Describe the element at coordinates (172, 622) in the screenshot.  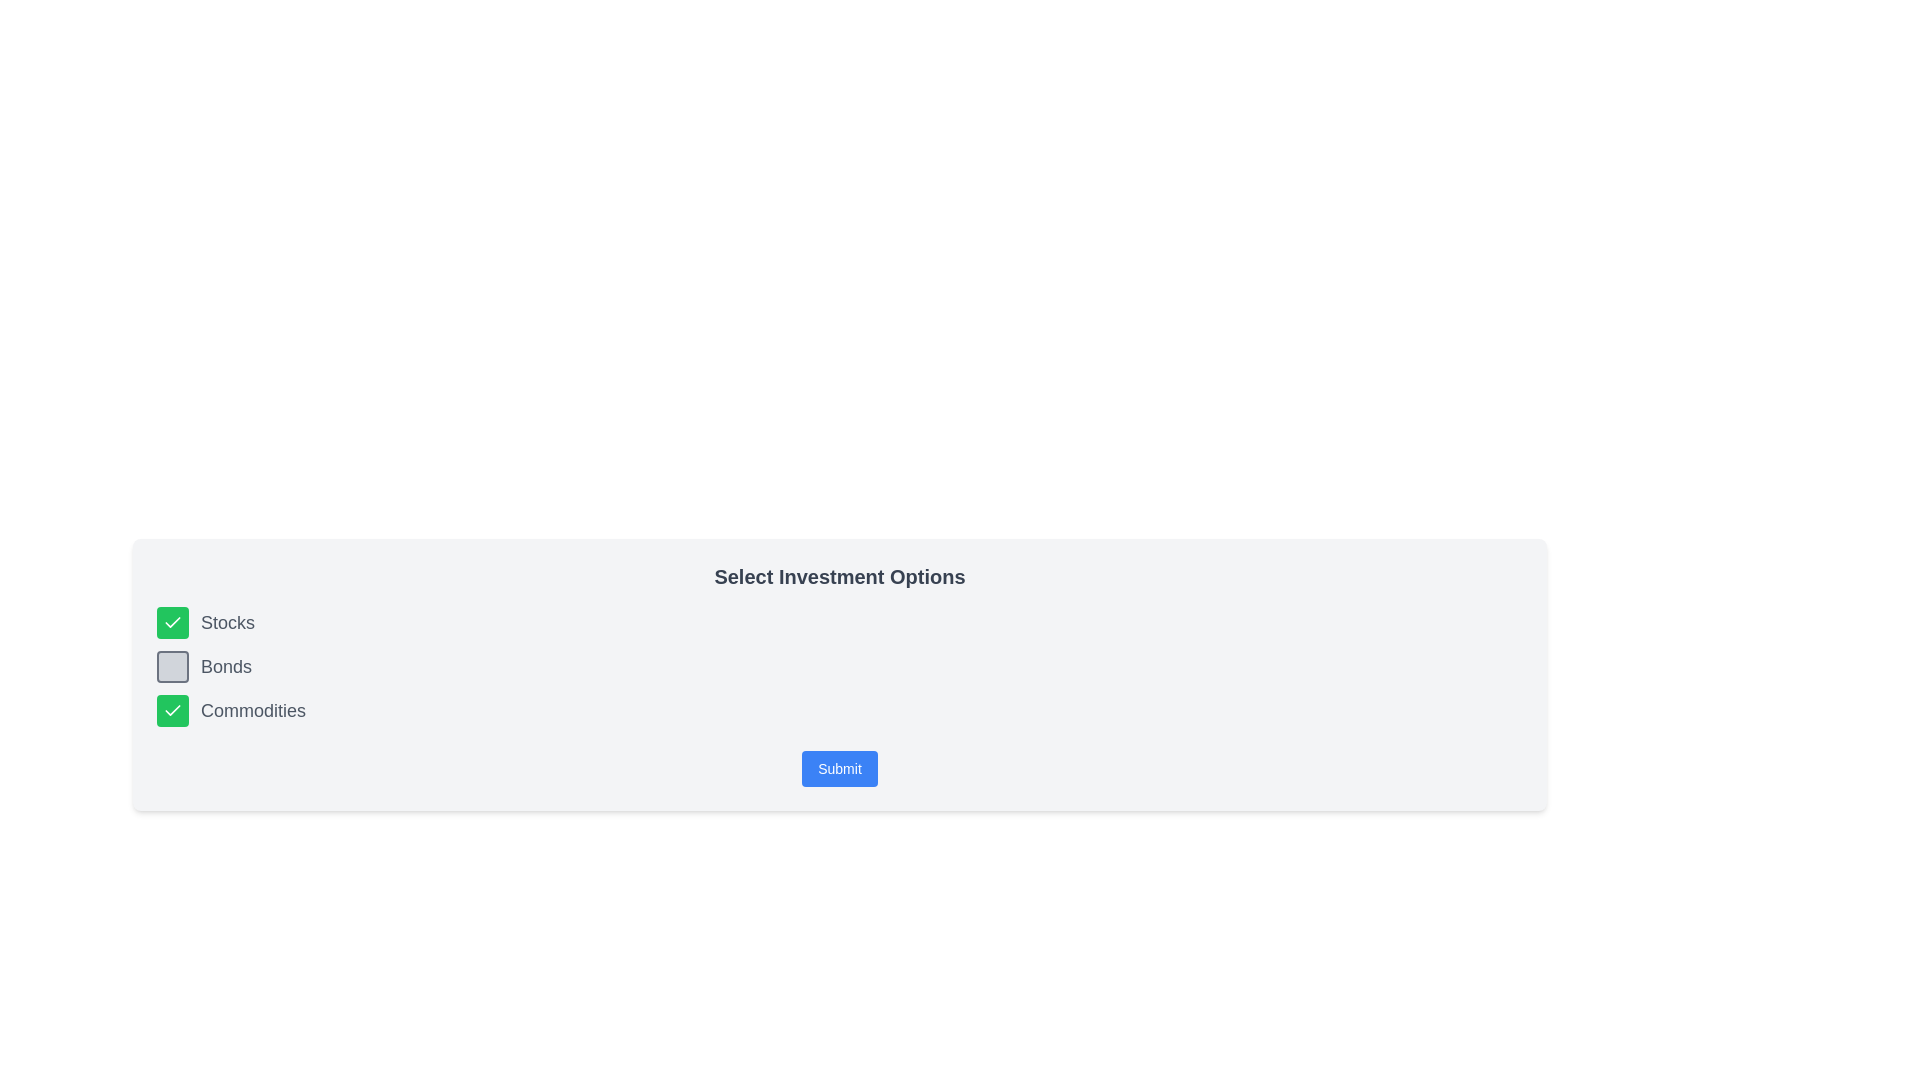
I see `the checkbox indicator` at that location.